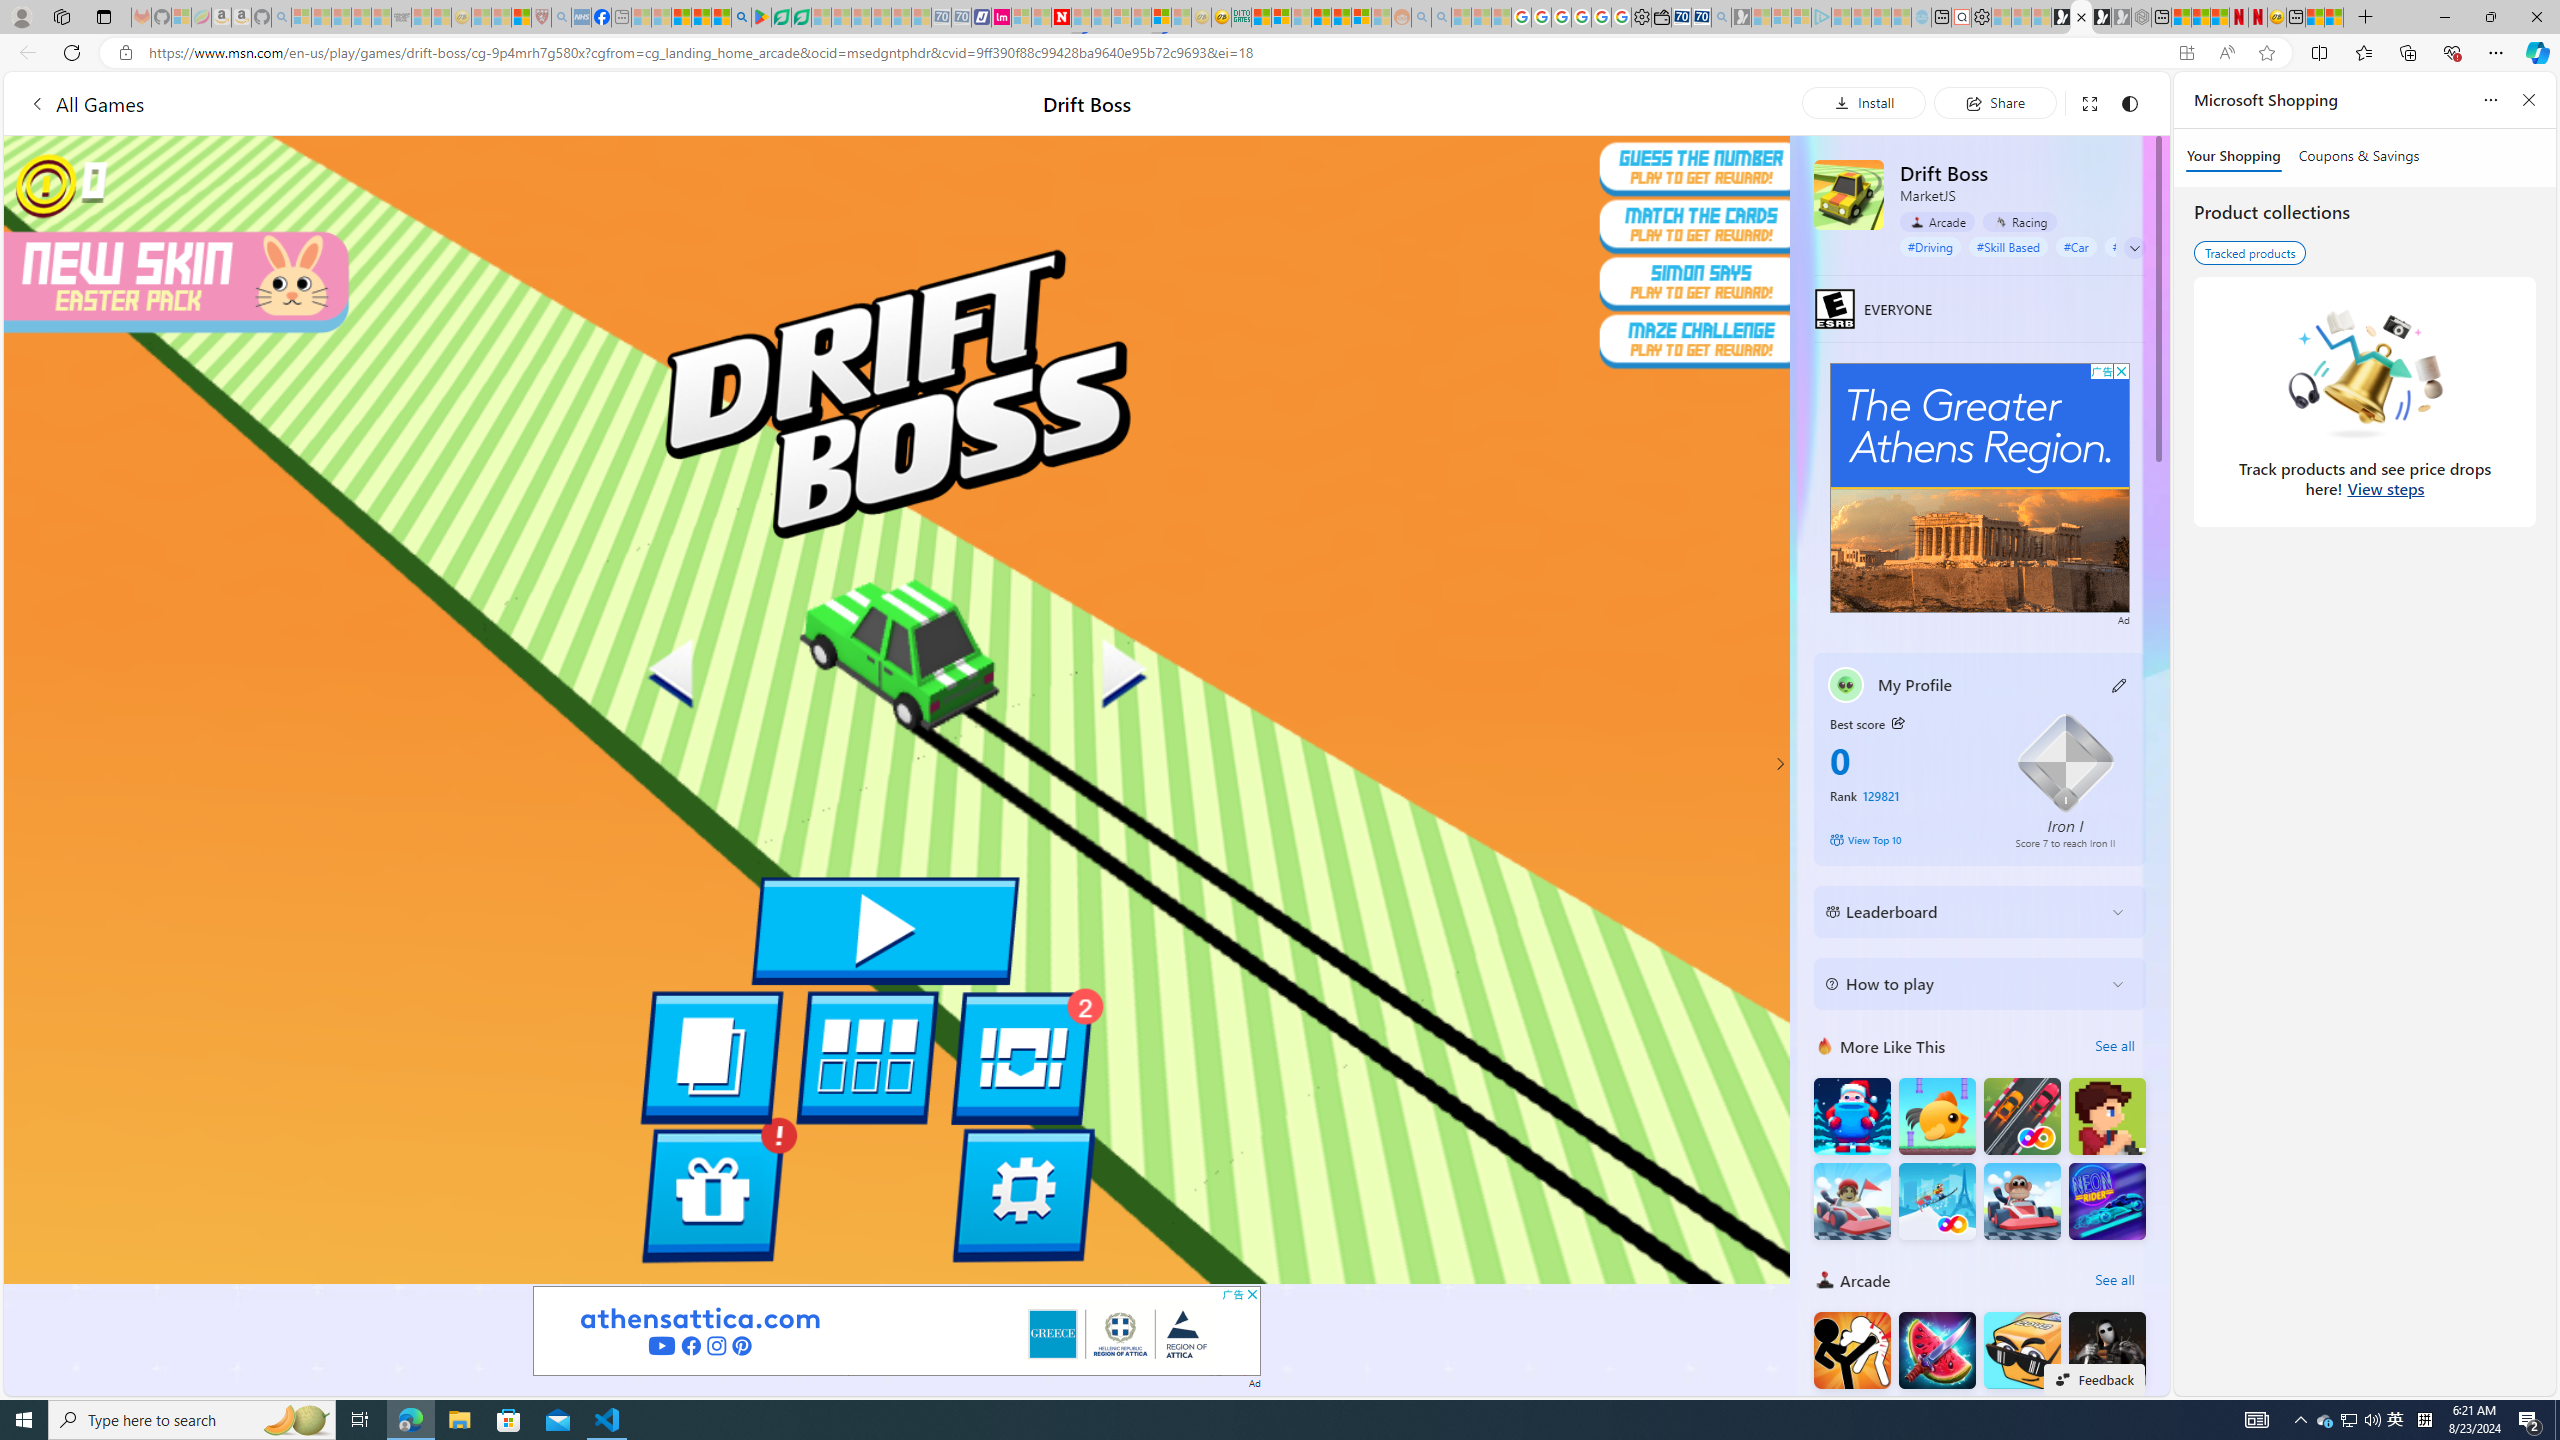  I want to click on 'Share', so click(1994, 102).